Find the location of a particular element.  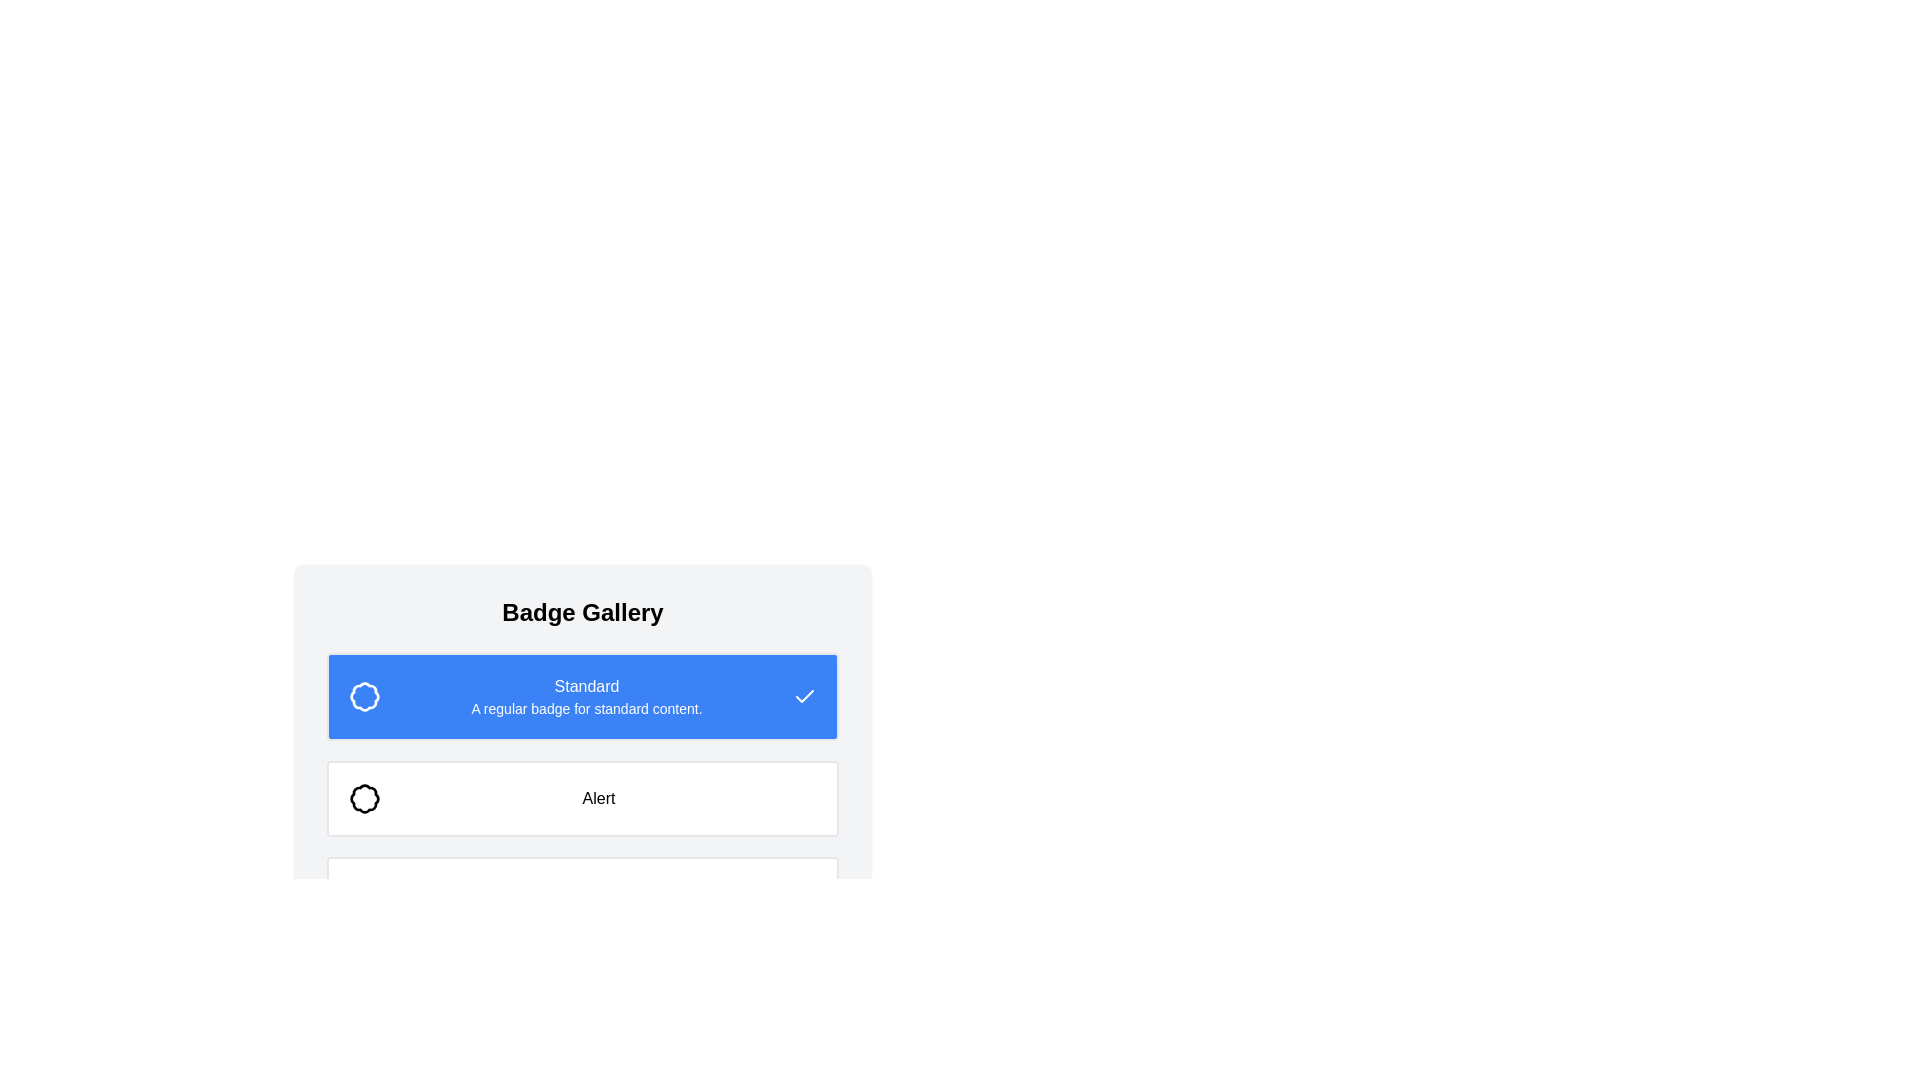

text content of the Static Text Label displaying 'Alert', which is styled in a medium font weight and centered within a white rectangular area, located to the right of a badge-like icon is located at coordinates (598, 797).